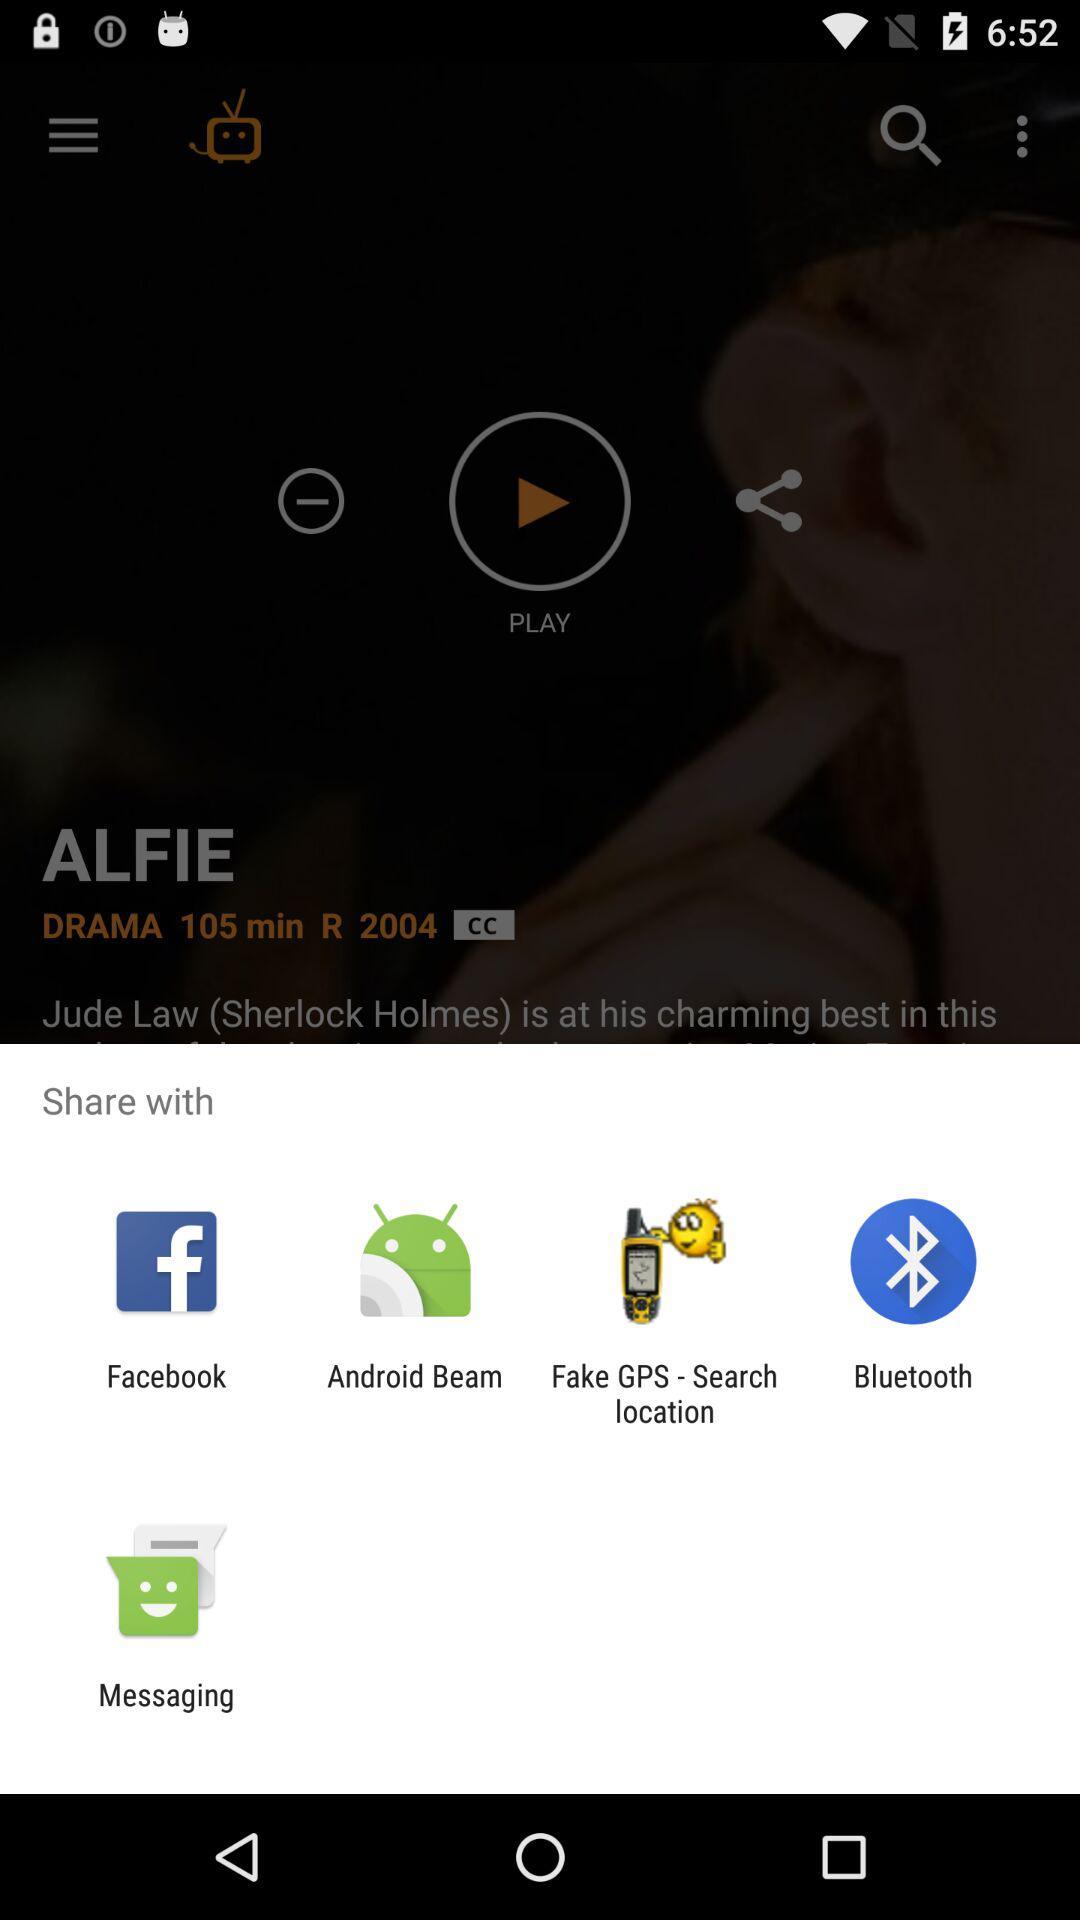 The image size is (1080, 1920). Describe the element at coordinates (664, 1392) in the screenshot. I see `fake gps search icon` at that location.